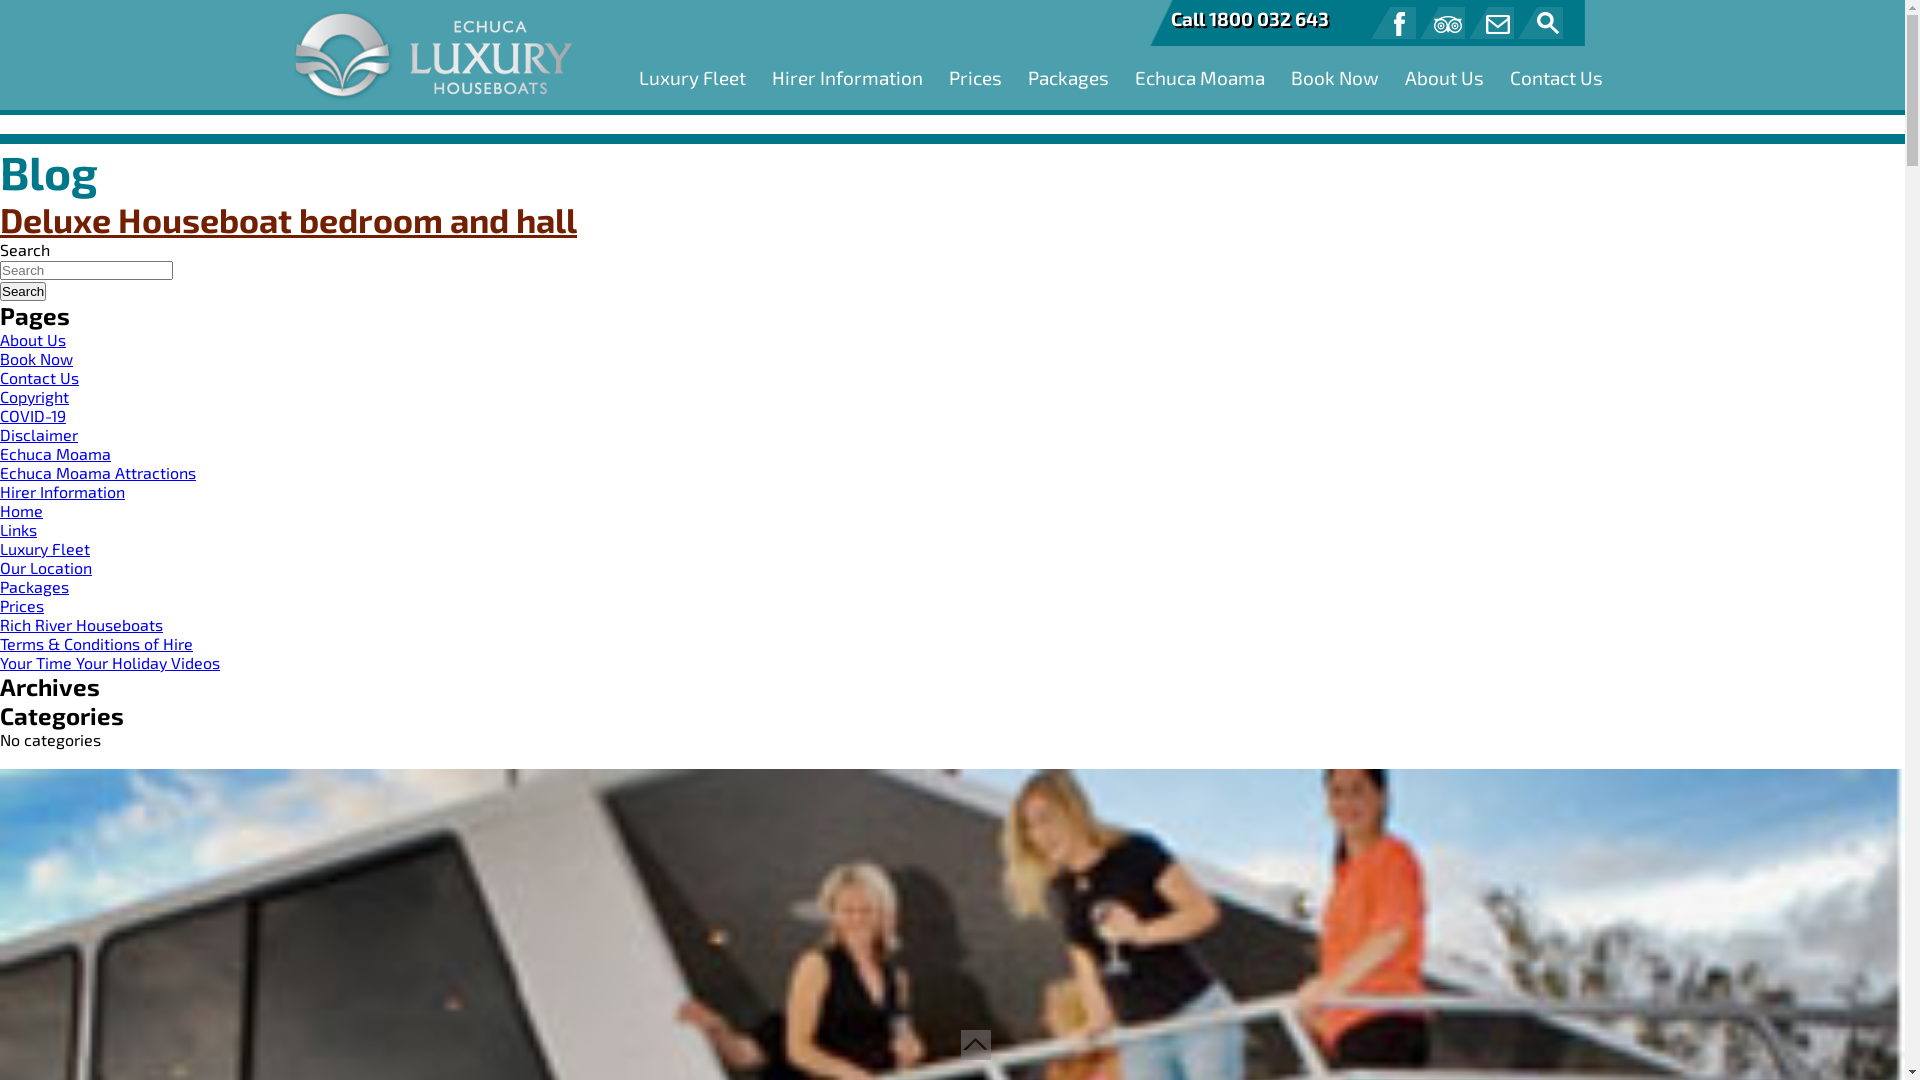  What do you see at coordinates (0, 643) in the screenshot?
I see `'Terms & Conditions of Hire'` at bounding box center [0, 643].